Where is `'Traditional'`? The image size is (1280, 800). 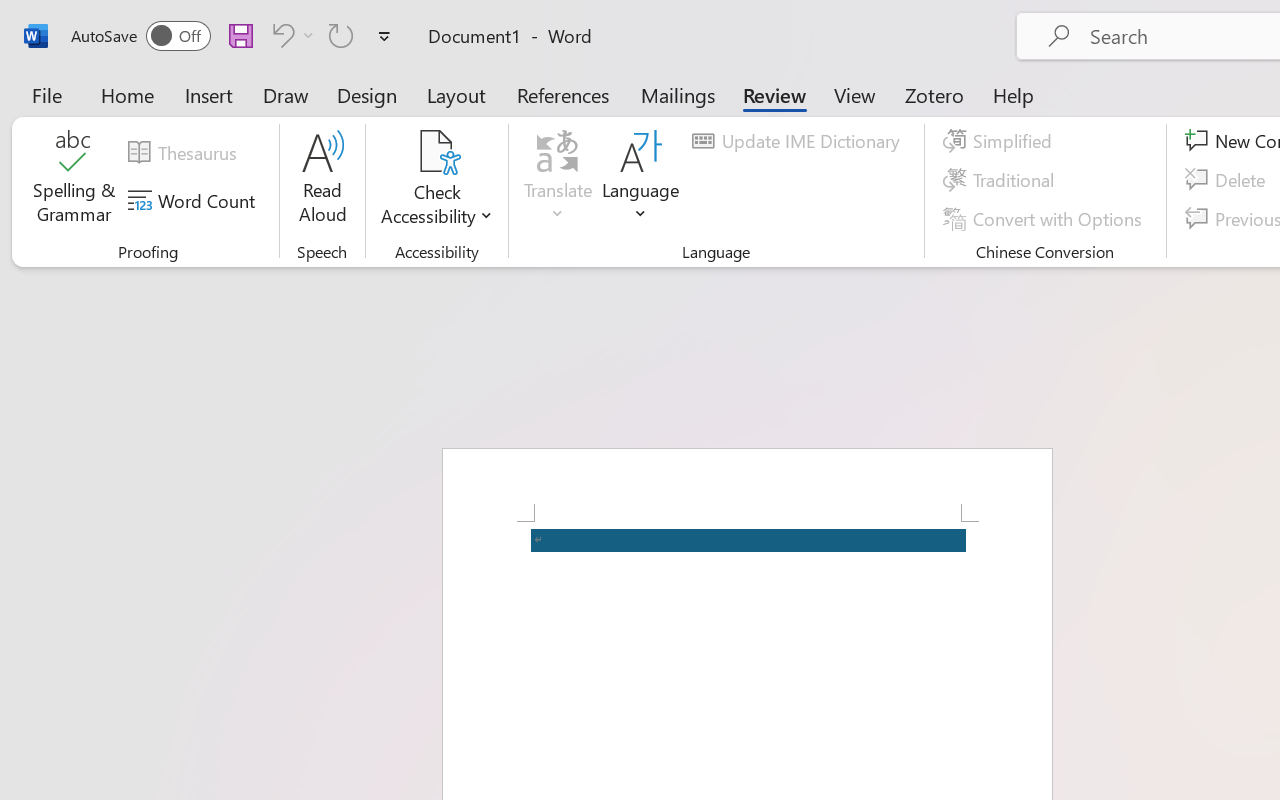
'Traditional' is located at coordinates (1002, 179).